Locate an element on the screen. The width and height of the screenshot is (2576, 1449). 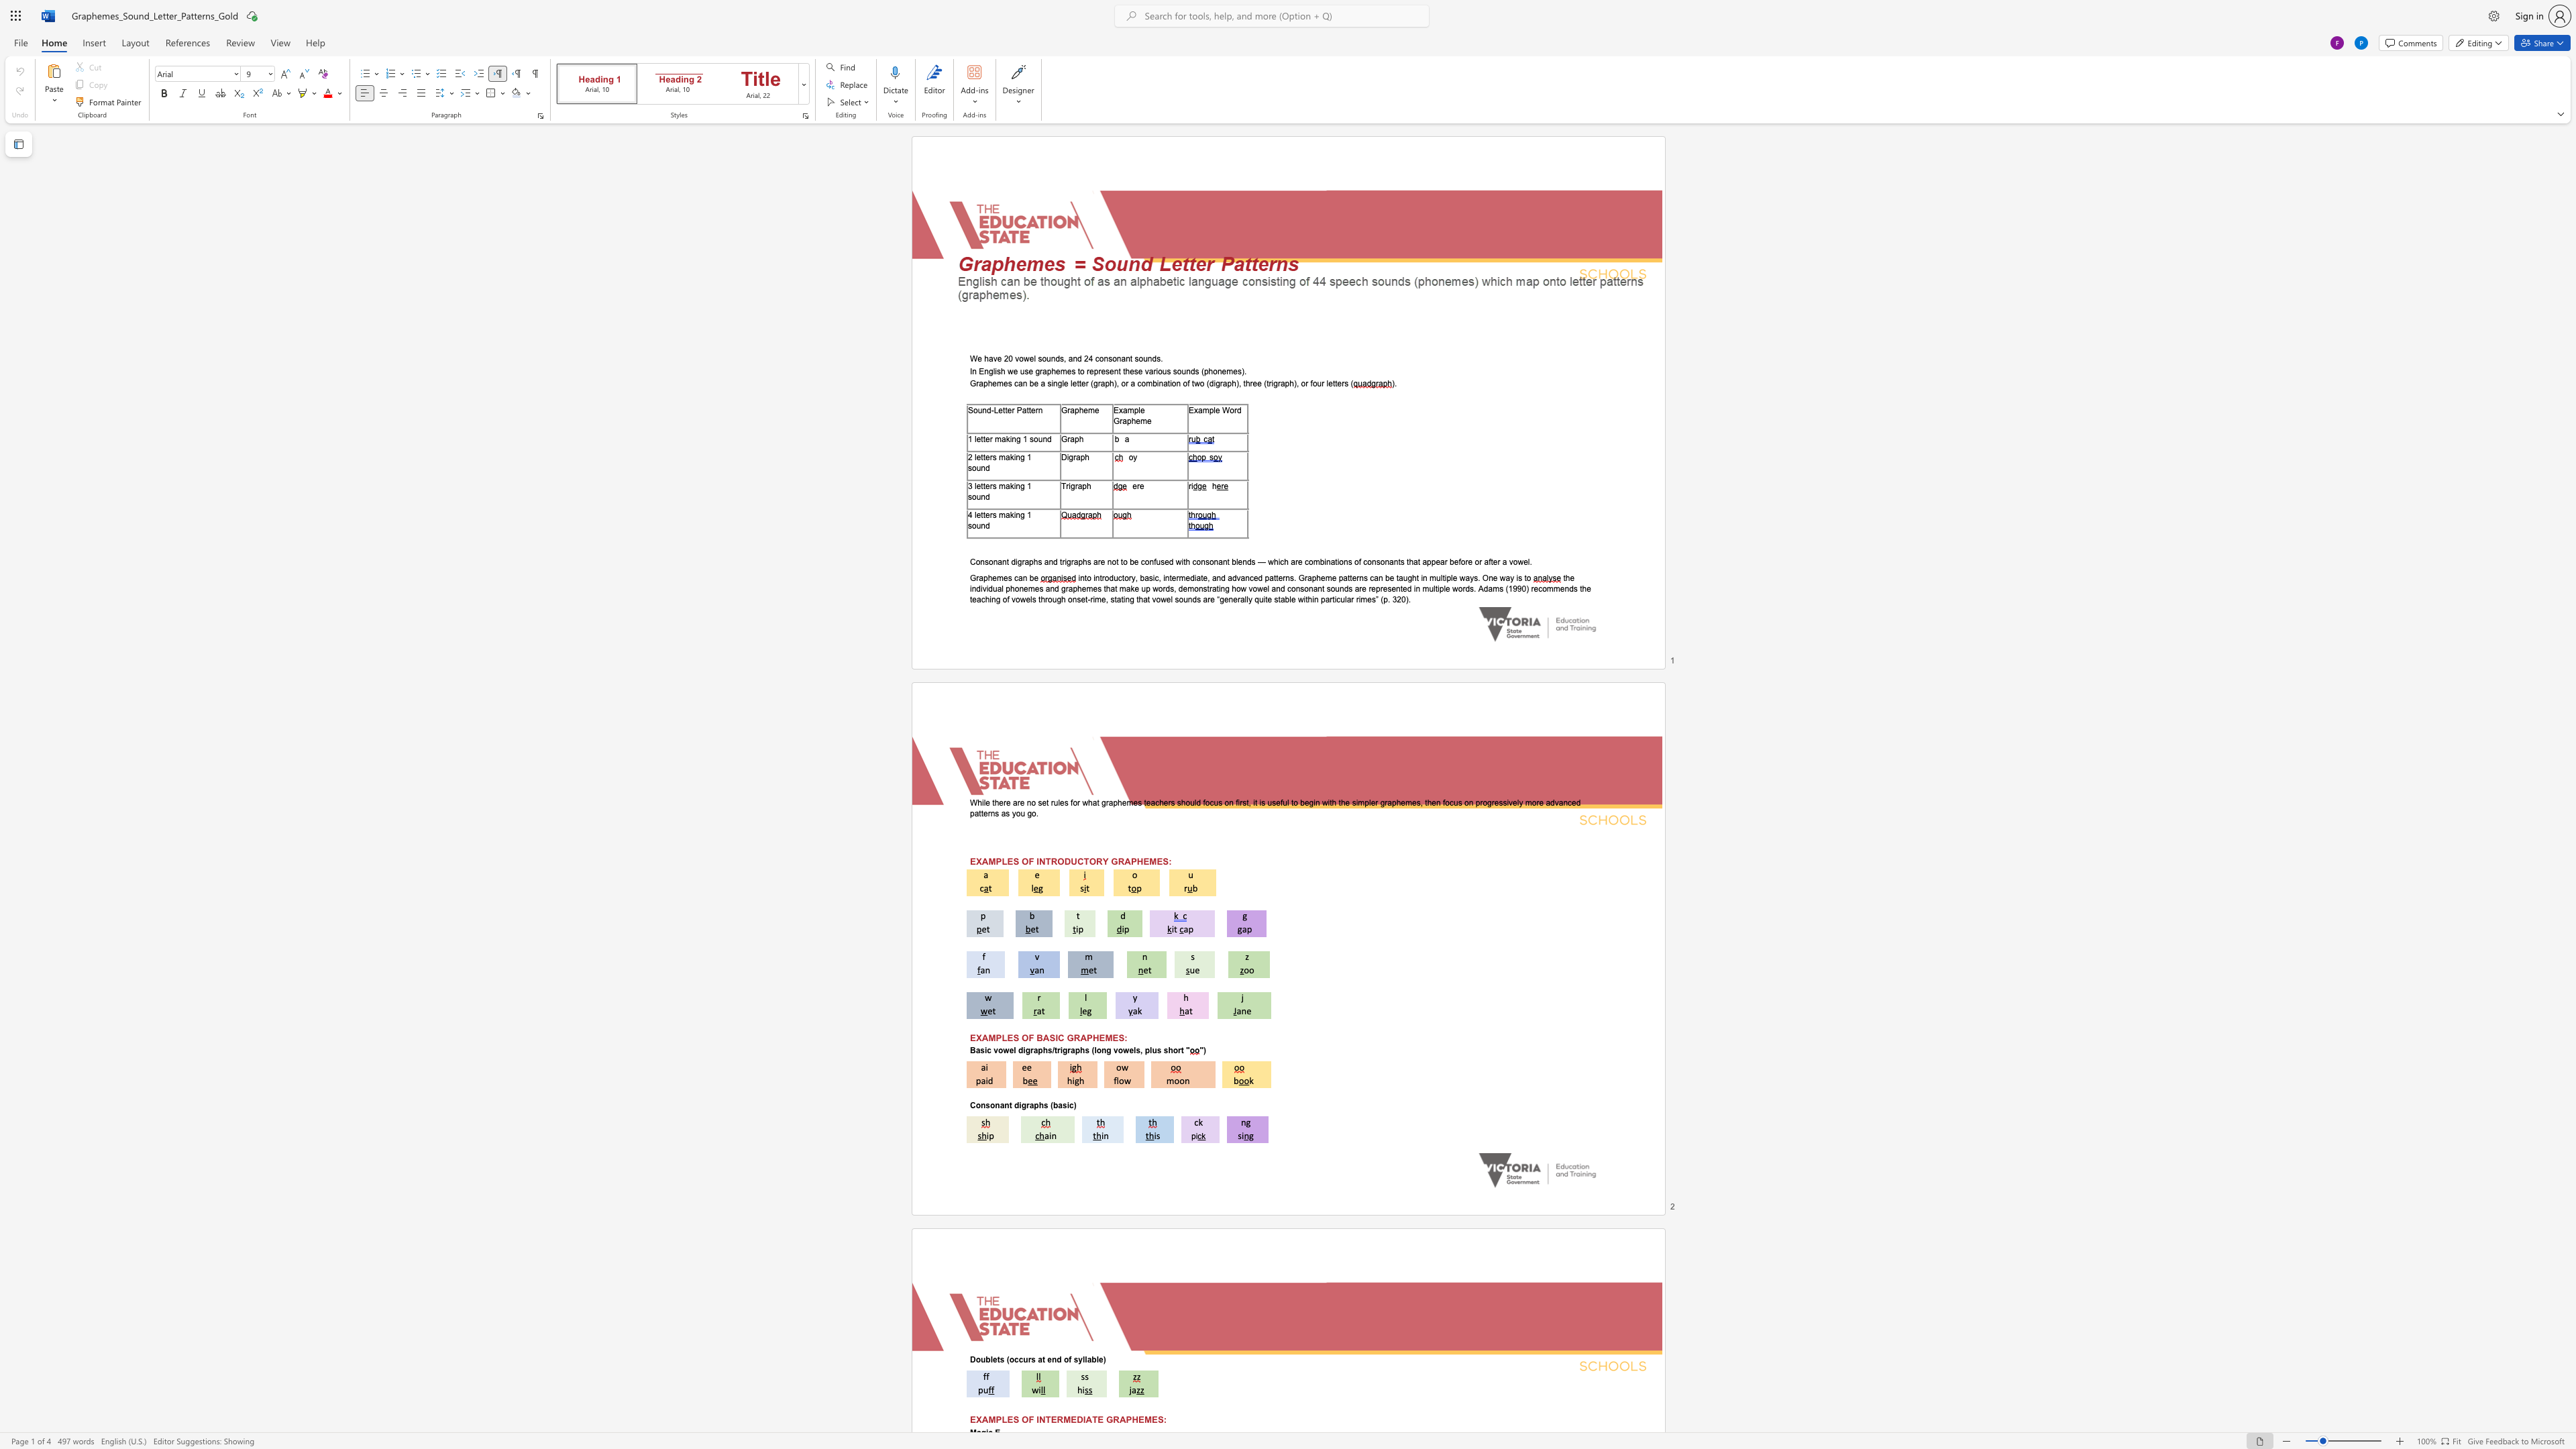
the subset text "e stable within particular rimes” (p. 3" within the text "that vowel sounds are “generally quite stable within particular rimes” (p. 320)" is located at coordinates (1267, 598).